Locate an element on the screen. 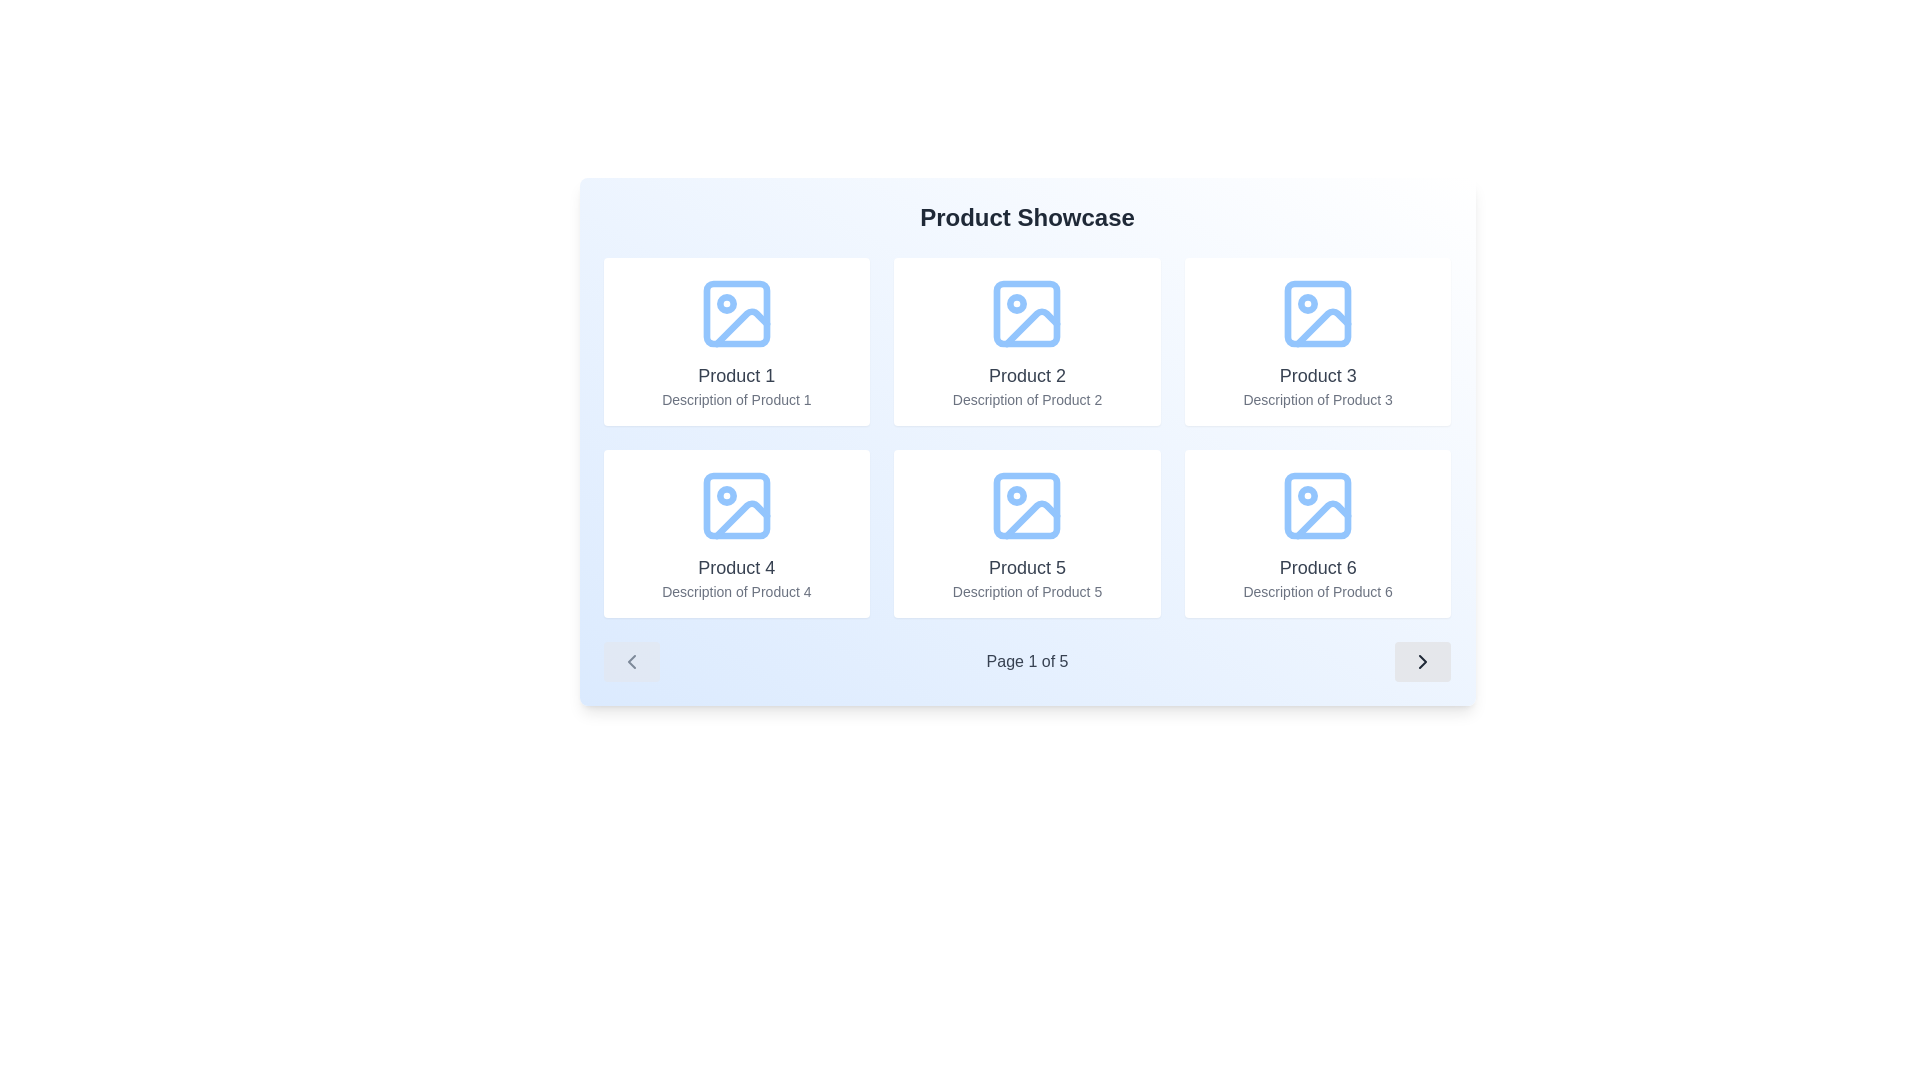 This screenshot has width=1920, height=1080. attributes of the text element providing a brief description for 'Product 2', located at the center bottom of the card showcasing 'Product 2' is located at coordinates (1027, 400).